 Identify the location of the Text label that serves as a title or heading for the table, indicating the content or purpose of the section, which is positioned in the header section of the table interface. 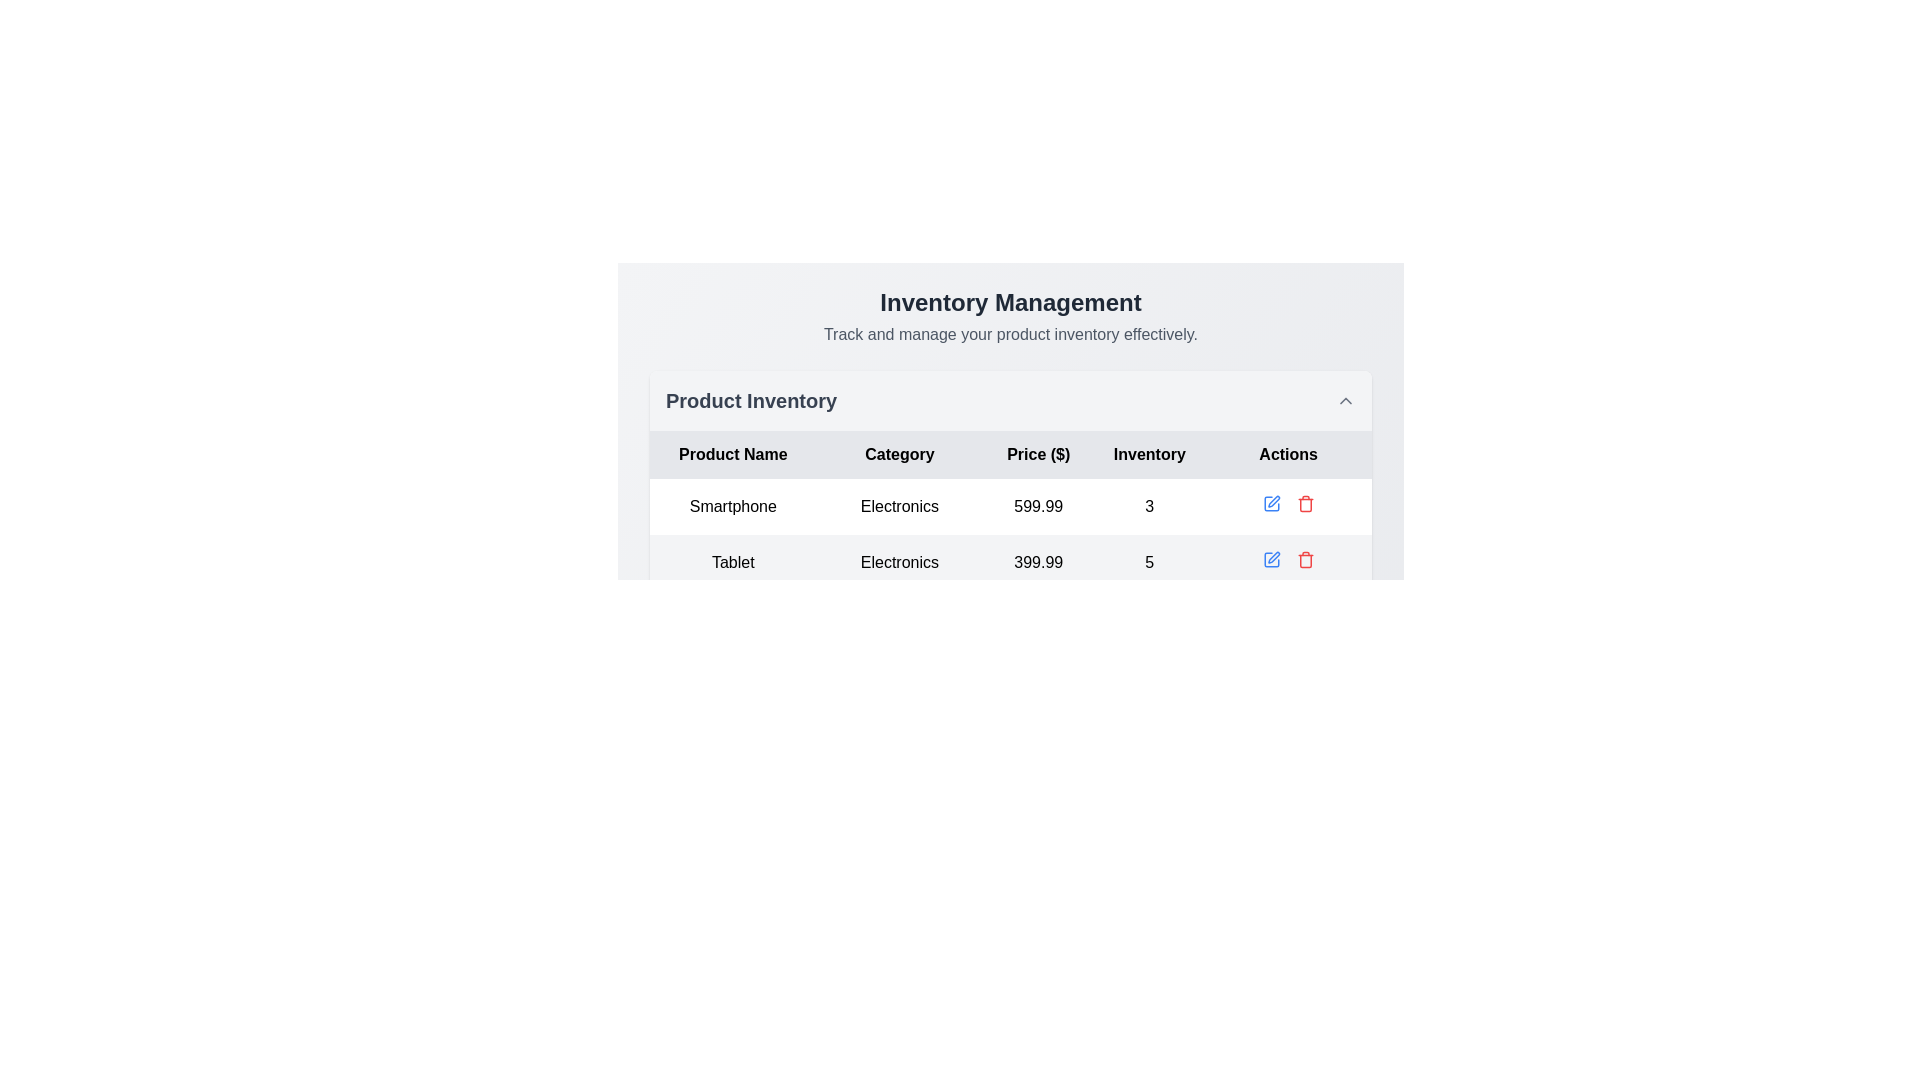
(750, 401).